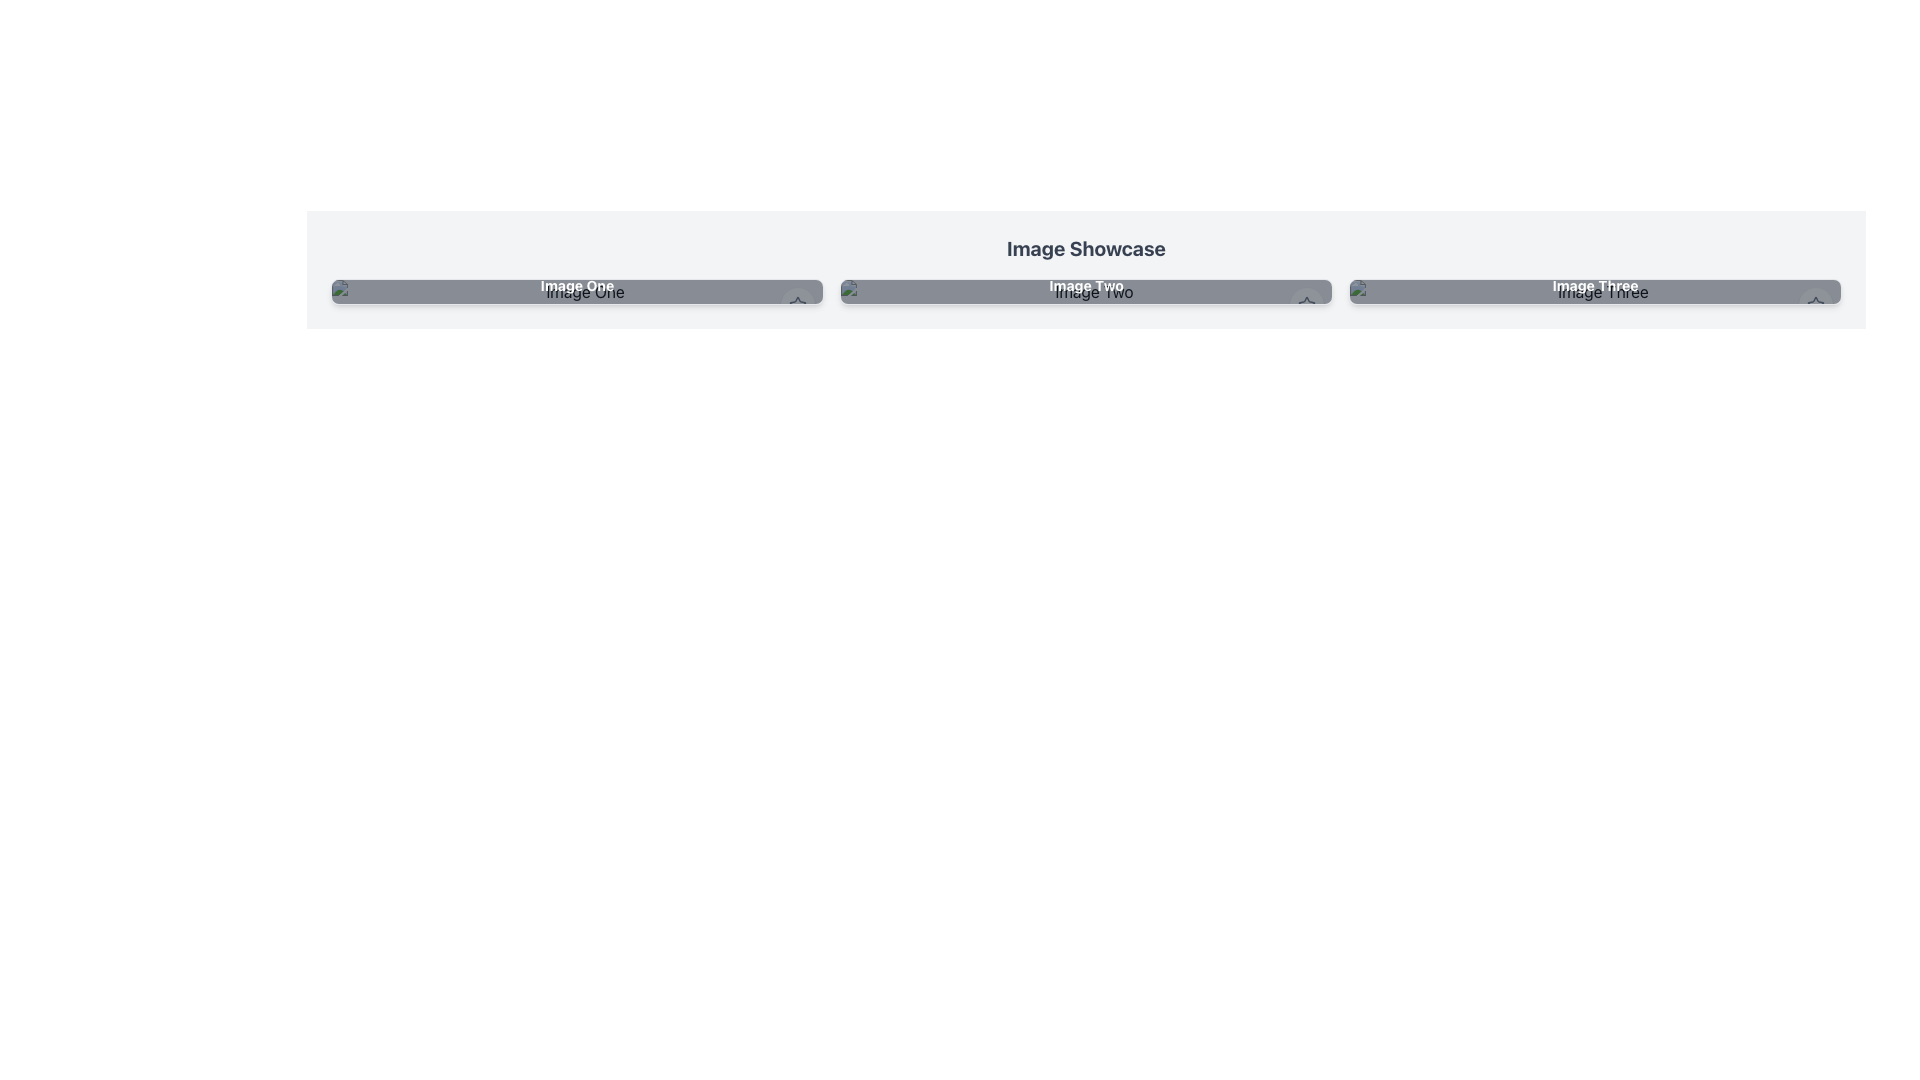 This screenshot has width=1920, height=1080. Describe the element at coordinates (1085, 292) in the screenshot. I see `the image with placeholder text 'Image Two', which has a light-gray background and is centrally located between 'Image One' and 'Image Three'` at that location.